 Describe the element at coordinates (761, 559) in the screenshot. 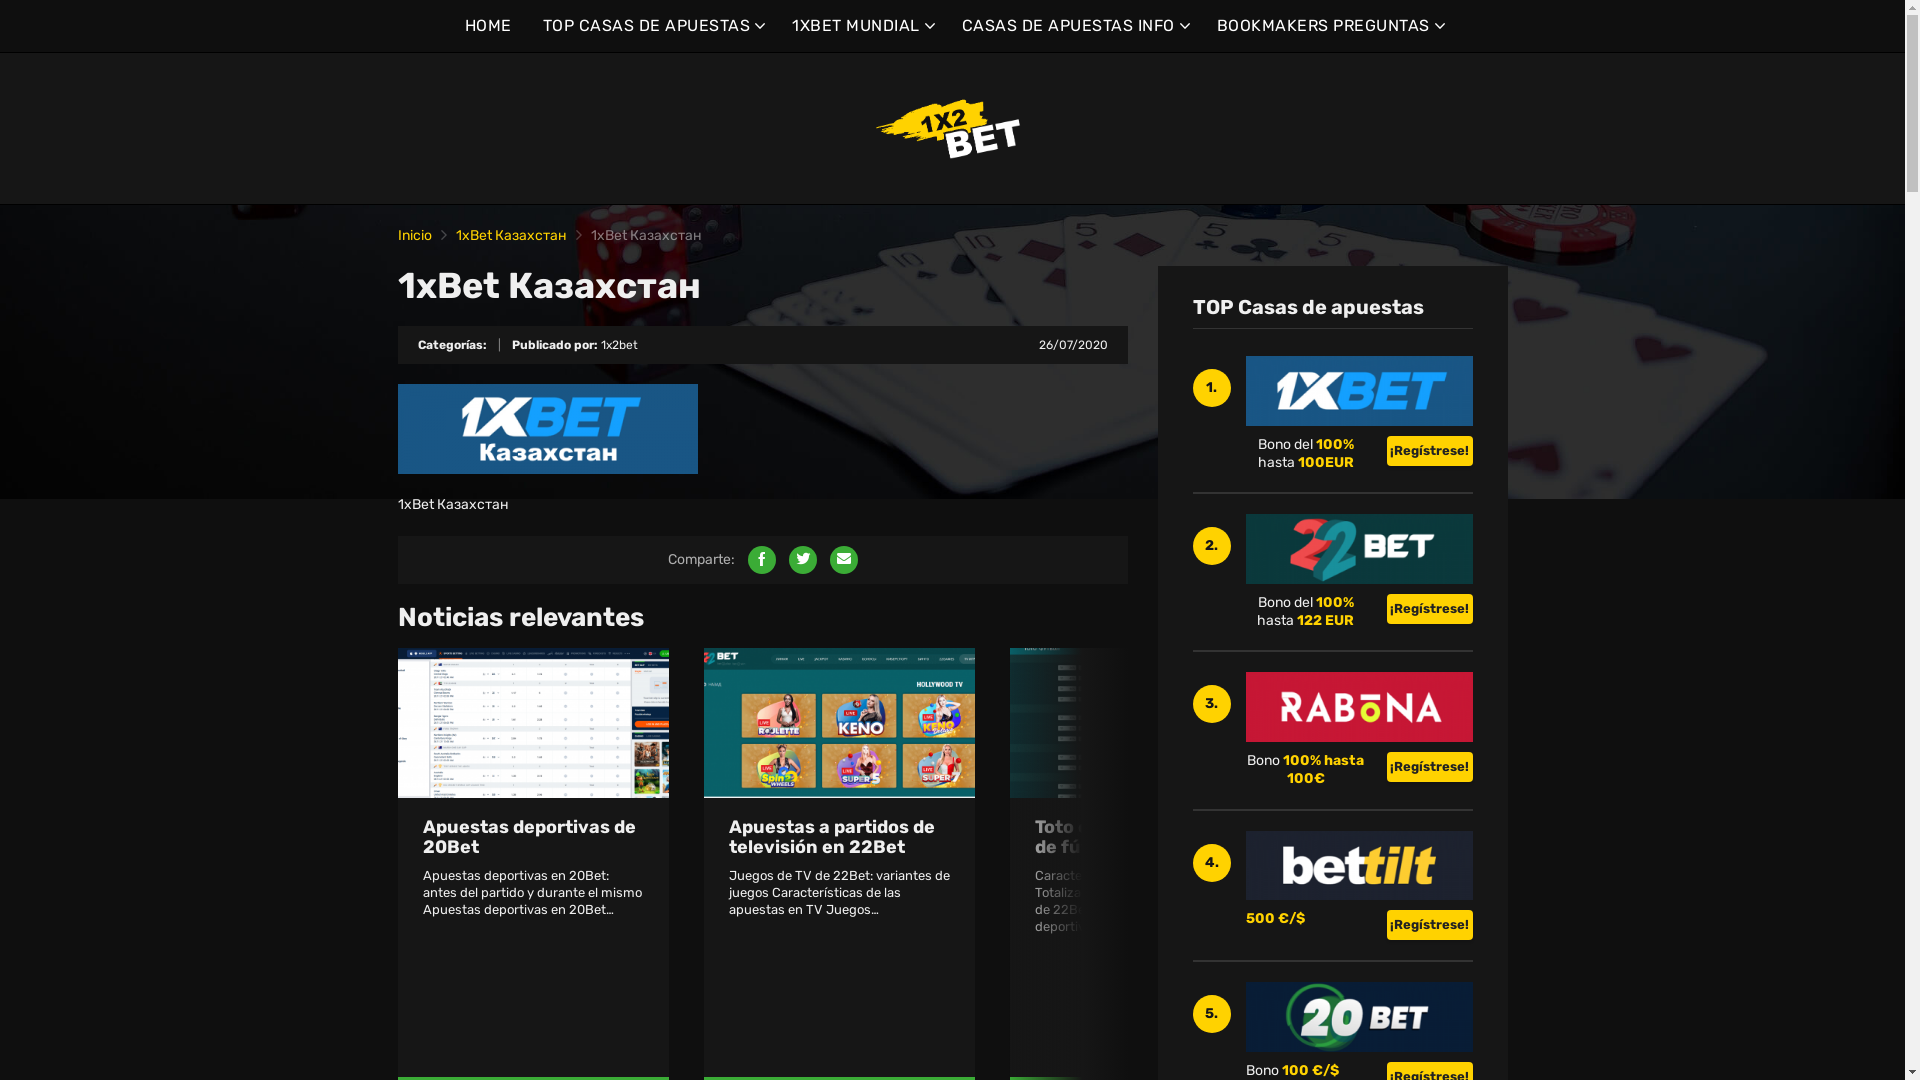

I see `'Share on Facebook'` at that location.